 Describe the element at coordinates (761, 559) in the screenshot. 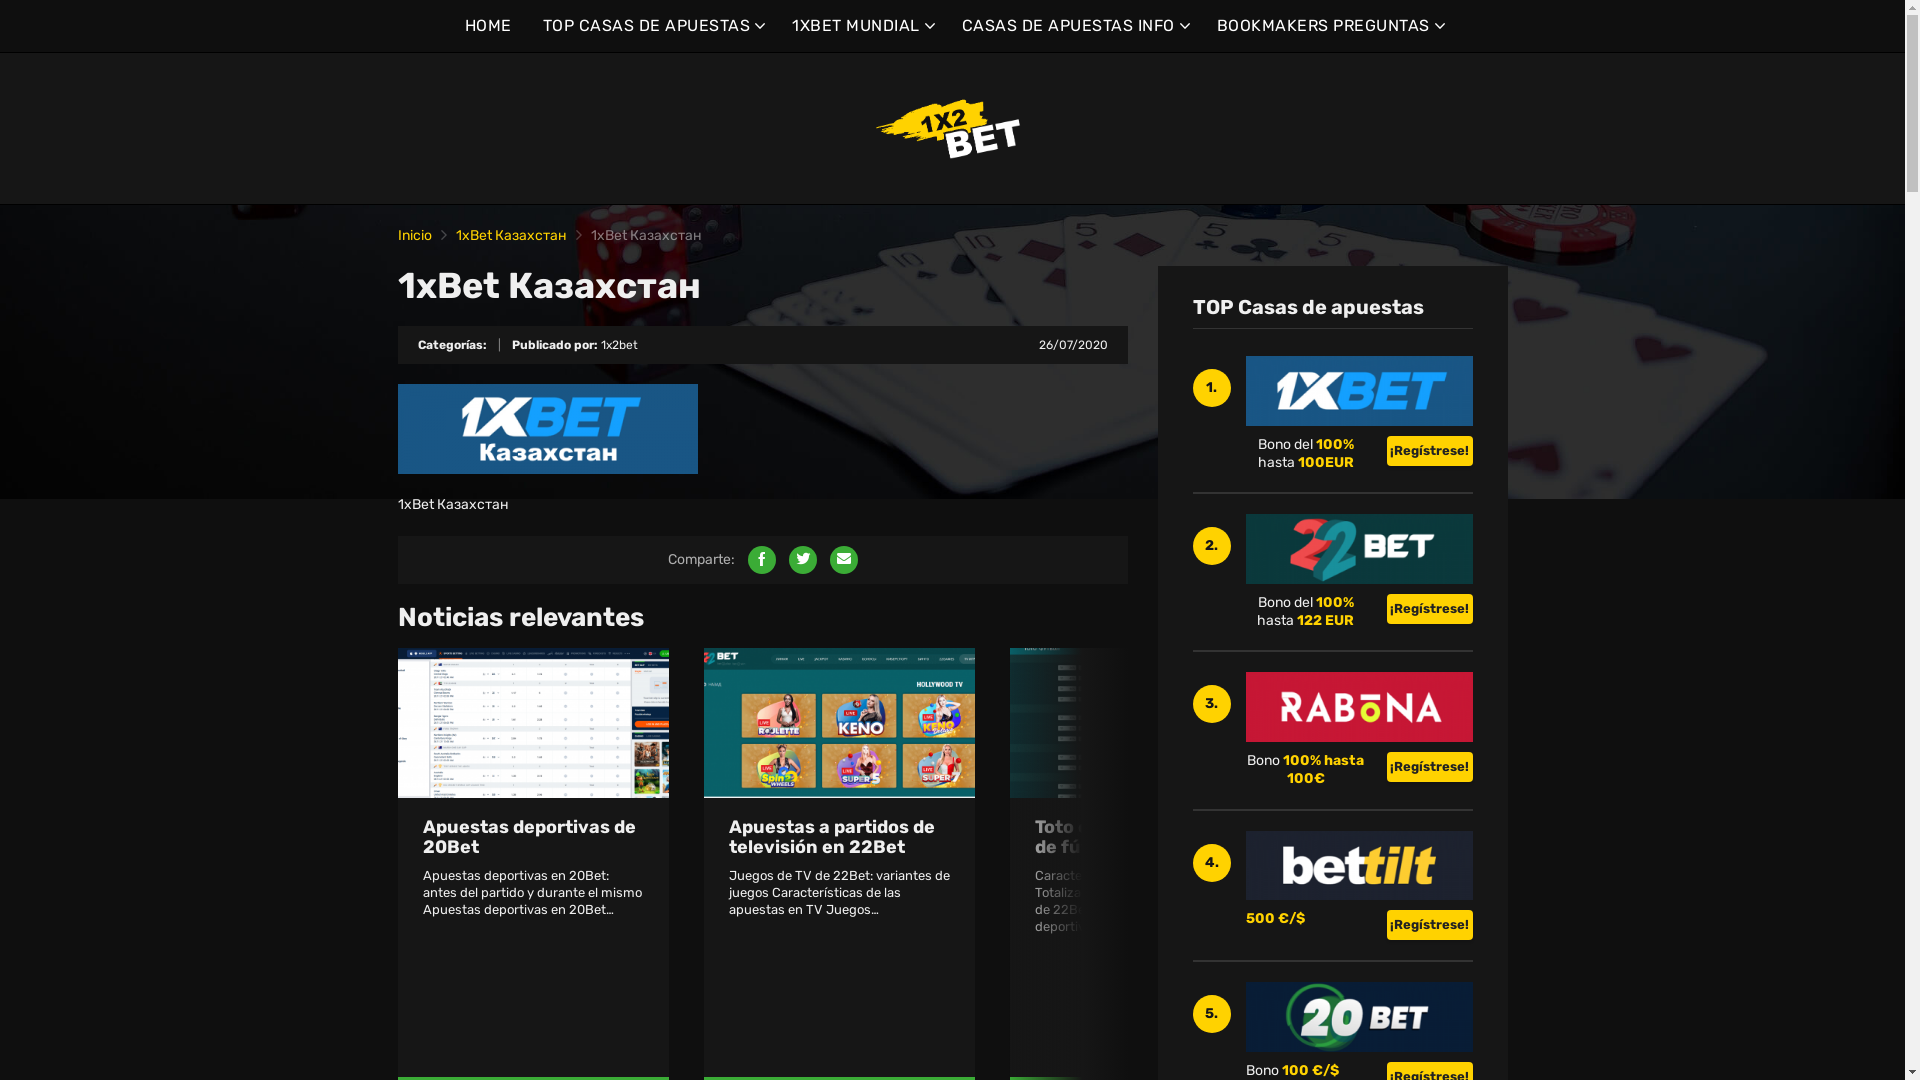

I see `'Share on Facebook'` at that location.